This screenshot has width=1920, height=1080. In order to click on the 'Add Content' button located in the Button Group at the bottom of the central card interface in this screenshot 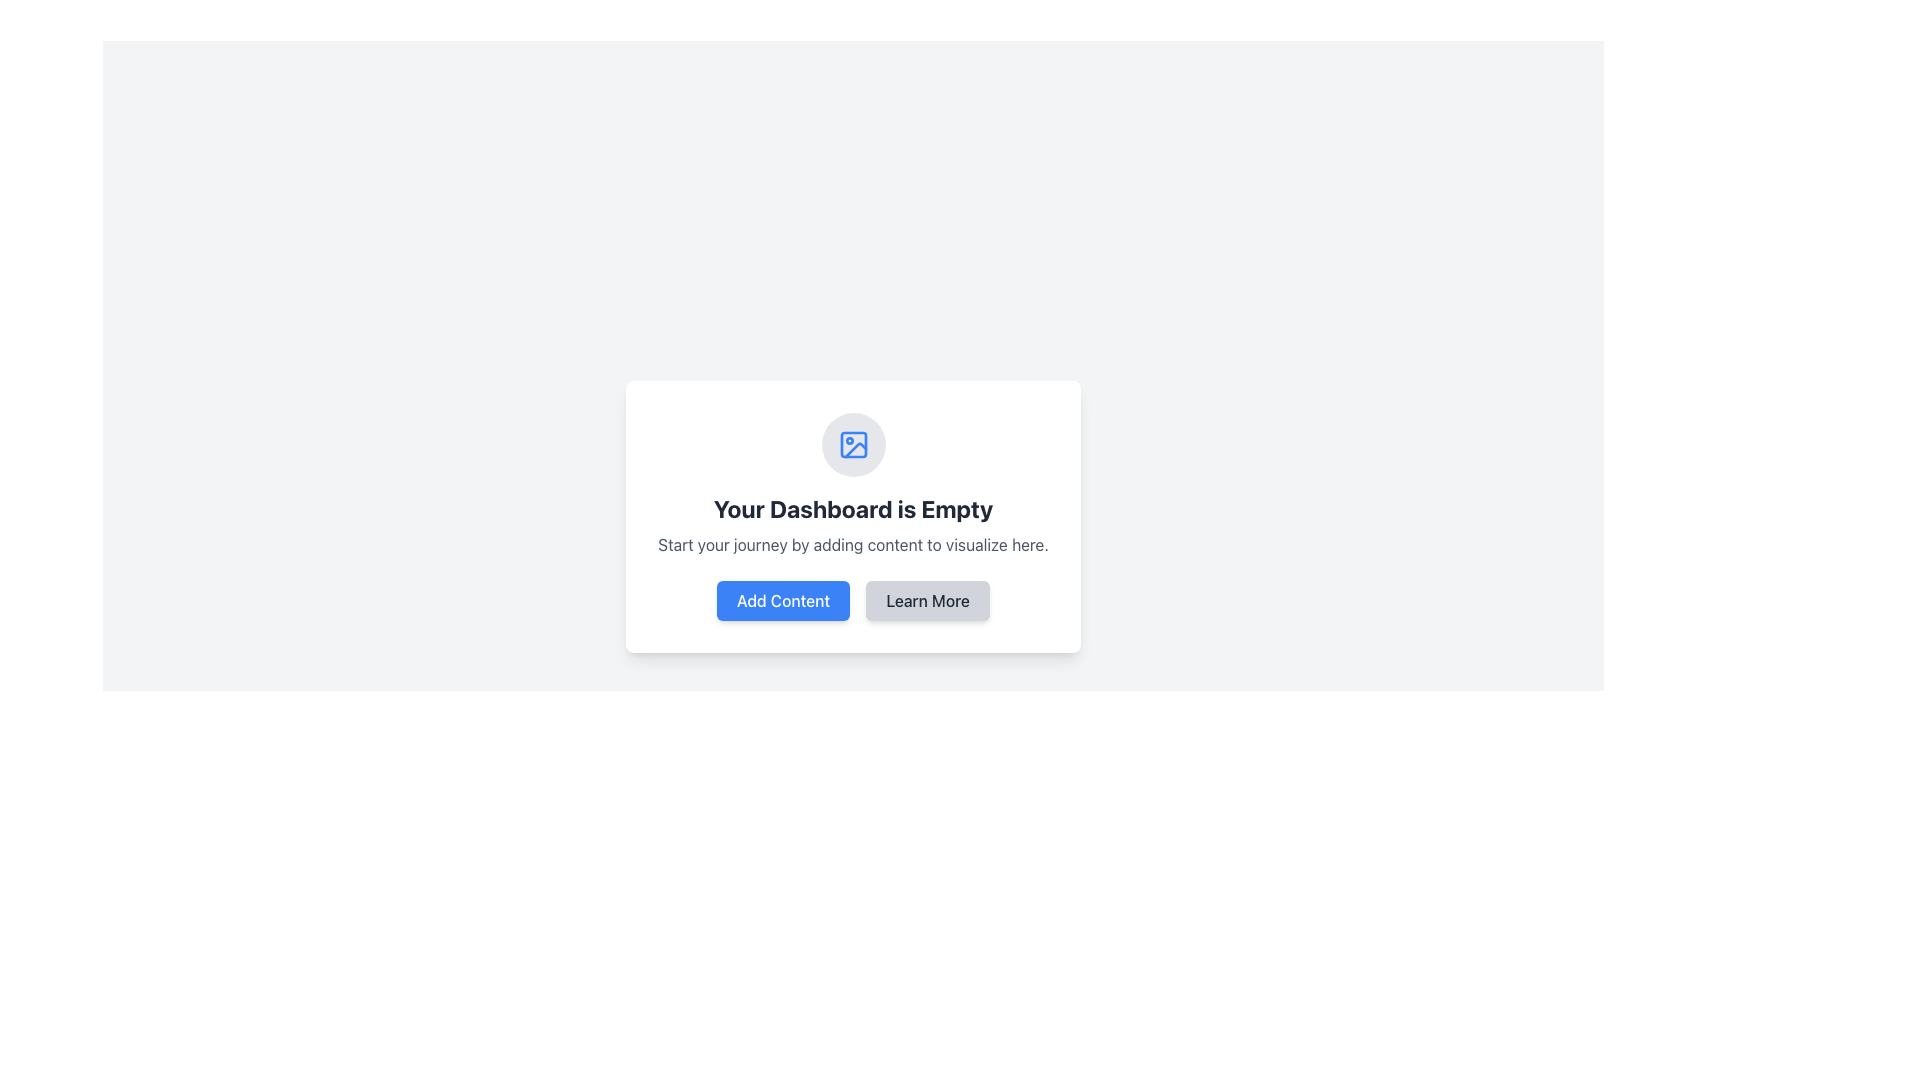, I will do `click(853, 600)`.